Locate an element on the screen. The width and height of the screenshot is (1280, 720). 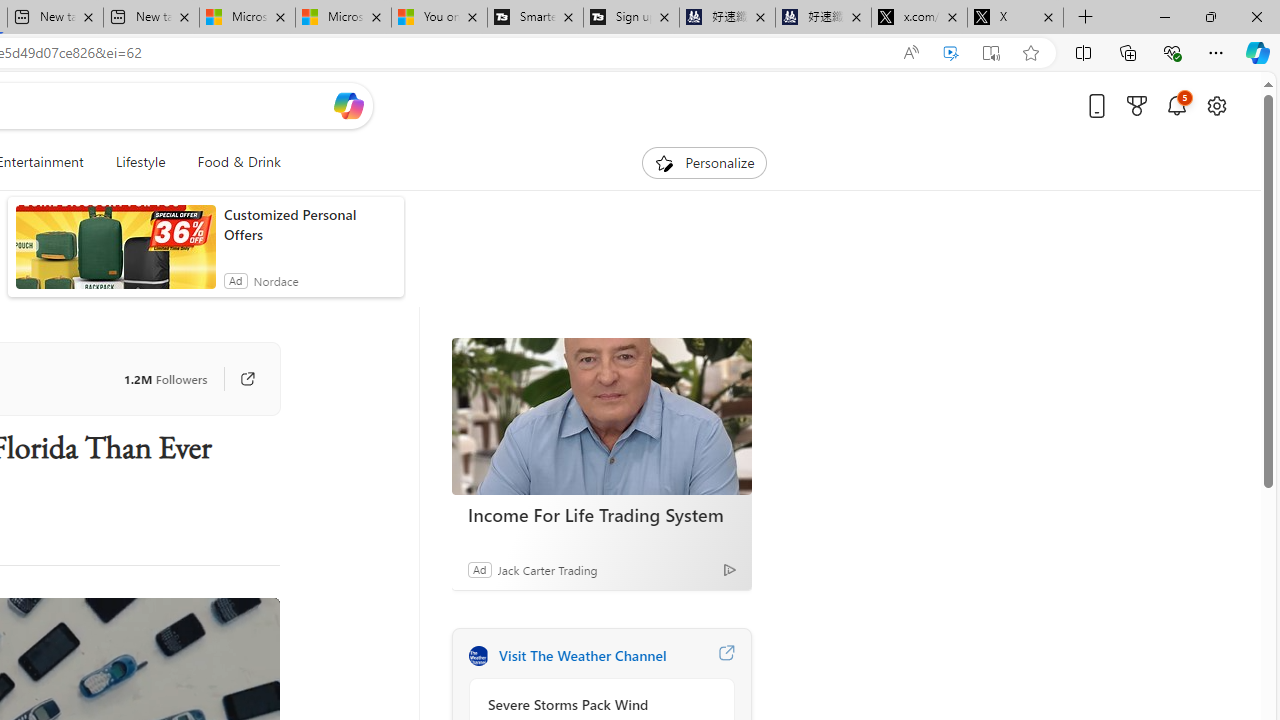
'Personalize' is located at coordinates (704, 162).